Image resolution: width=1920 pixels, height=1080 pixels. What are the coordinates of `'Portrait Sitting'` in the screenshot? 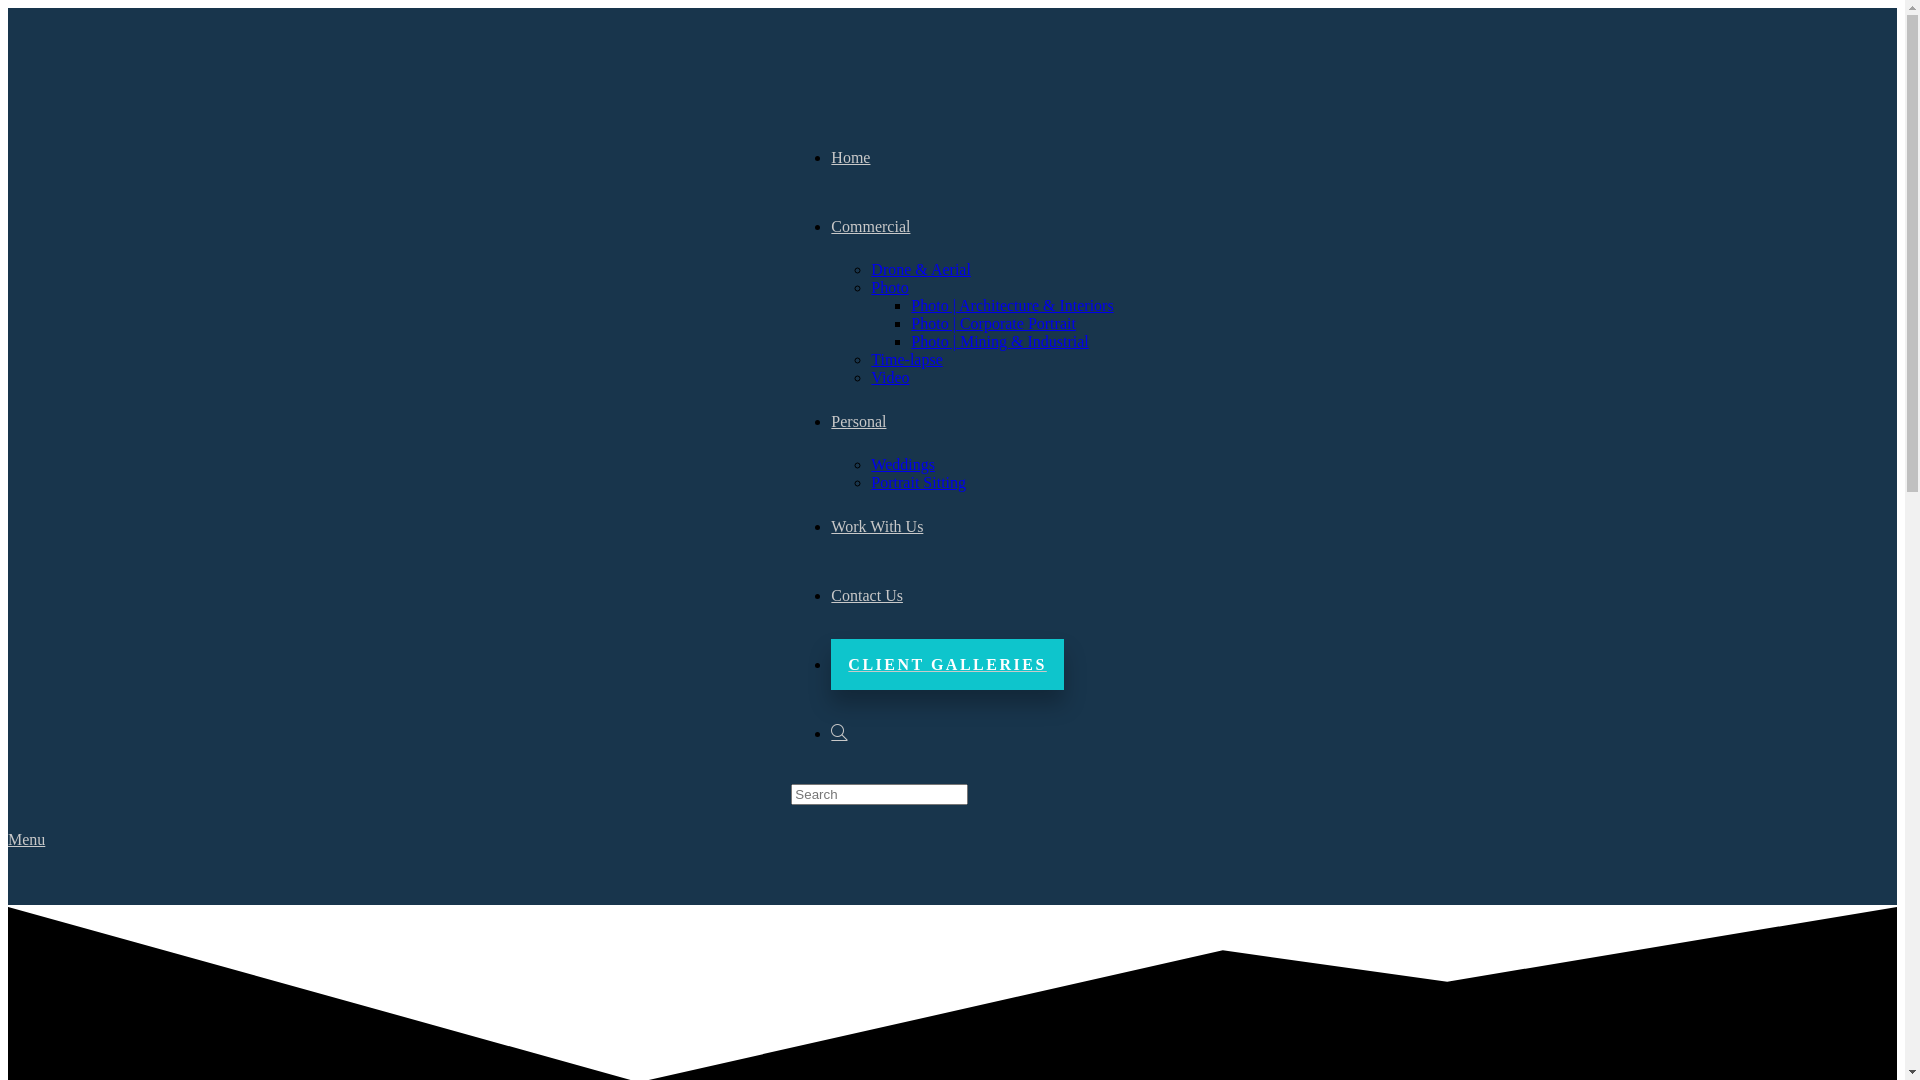 It's located at (917, 482).